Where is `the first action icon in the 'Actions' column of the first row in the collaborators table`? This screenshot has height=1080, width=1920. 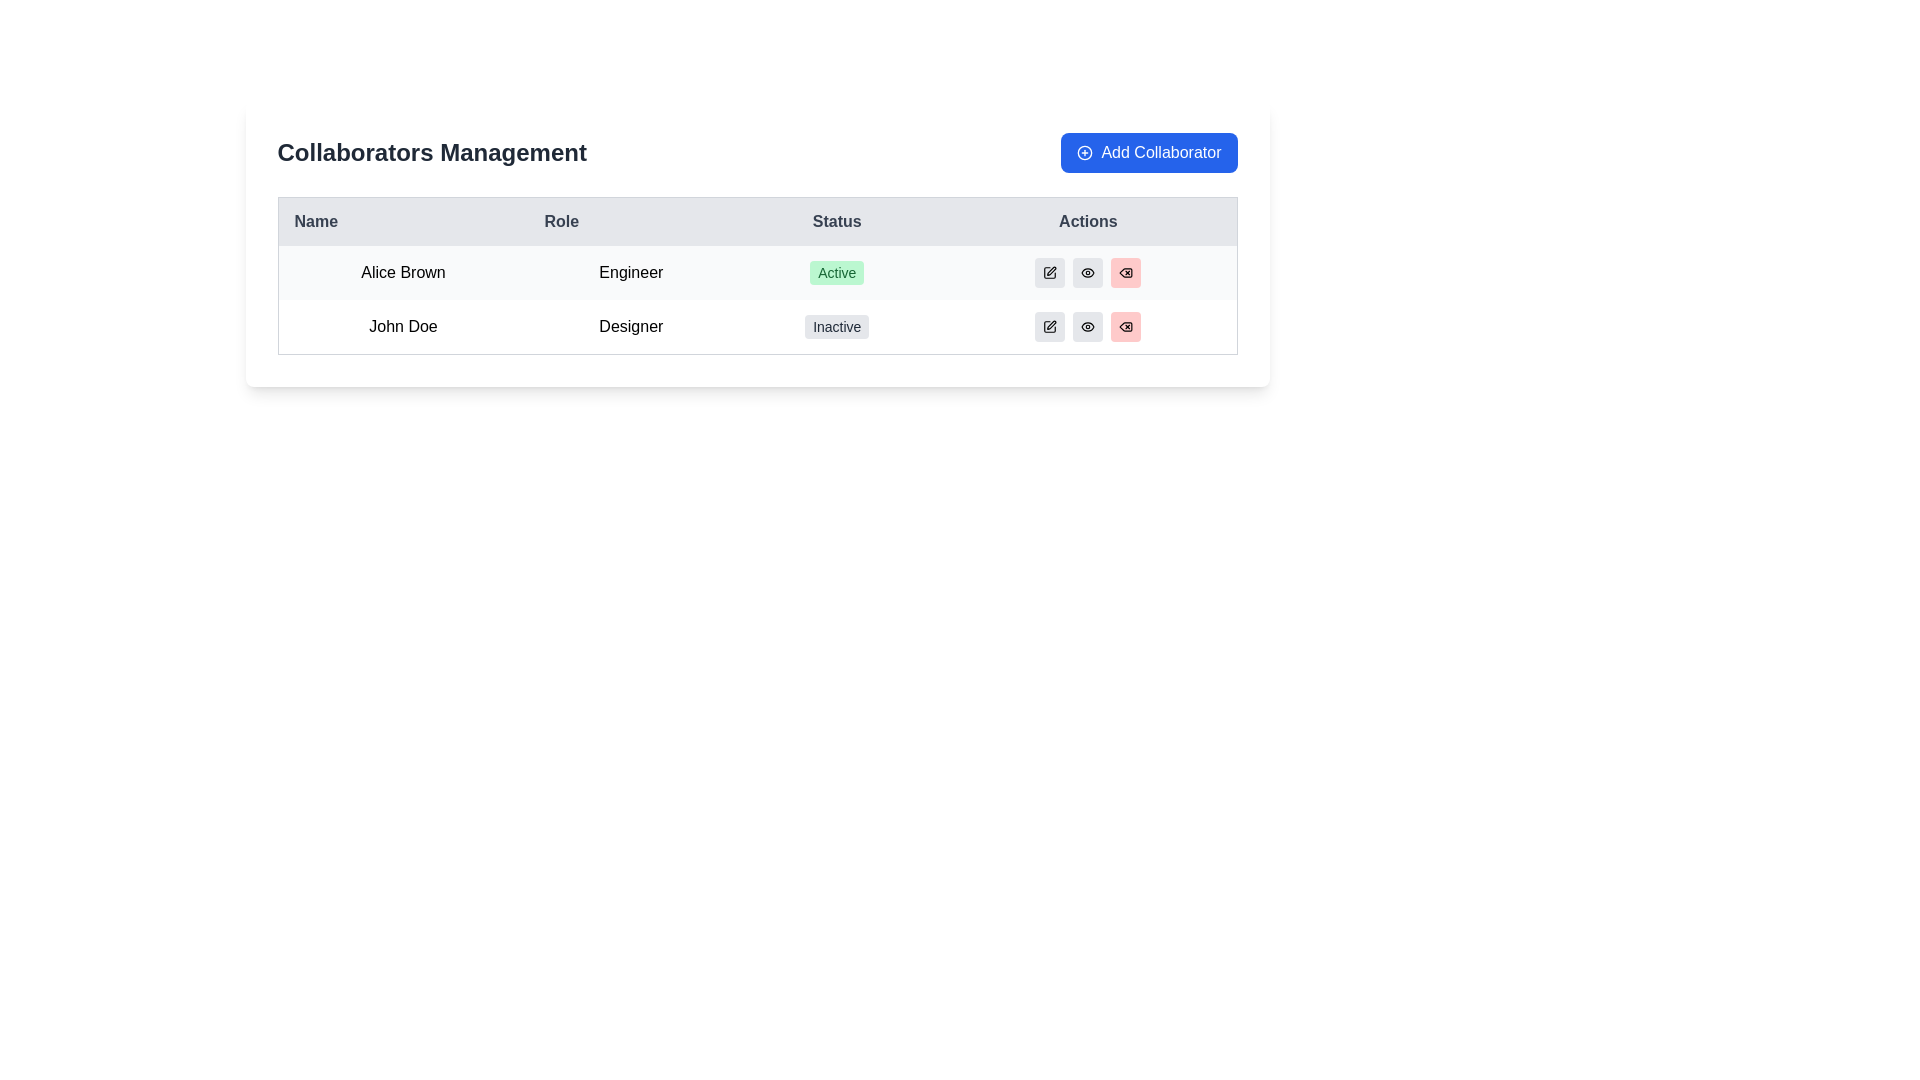
the first action icon in the 'Actions' column of the first row in the collaborators table is located at coordinates (1049, 273).